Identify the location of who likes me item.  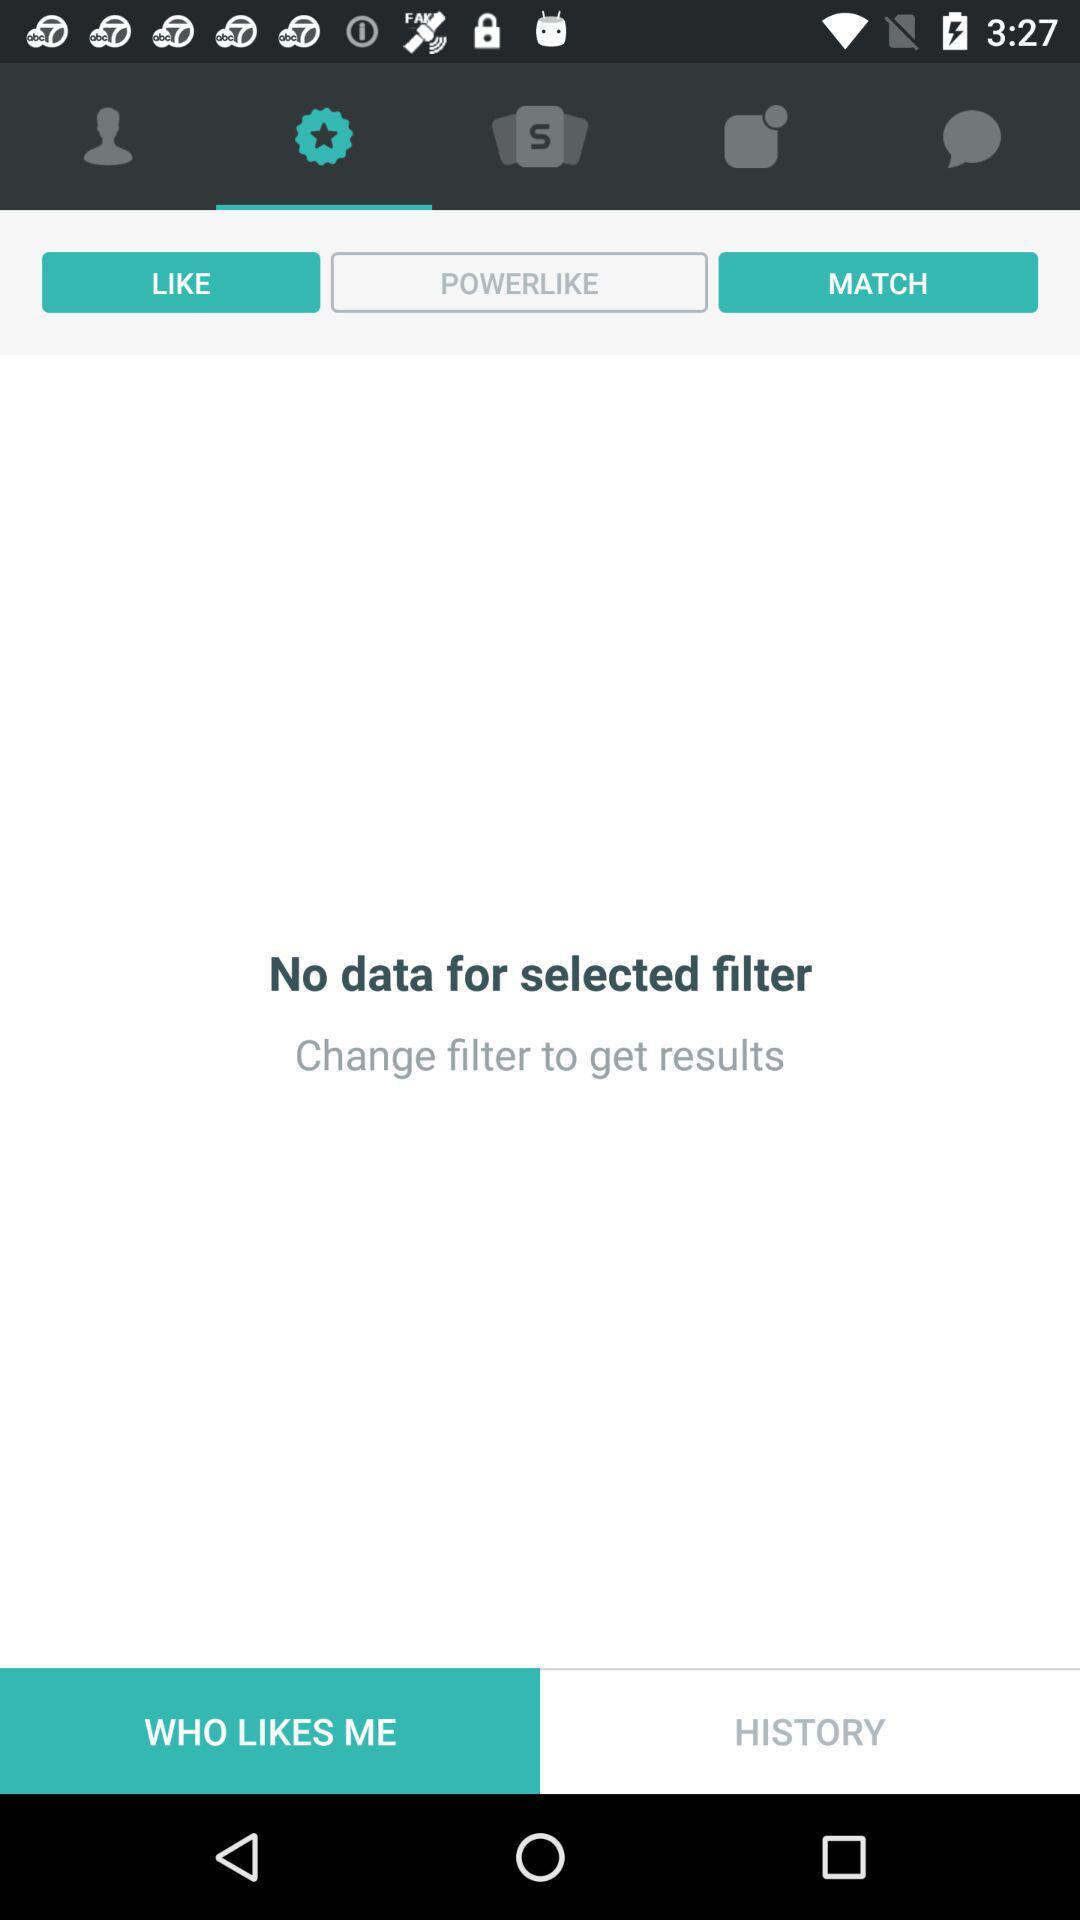
(270, 1730).